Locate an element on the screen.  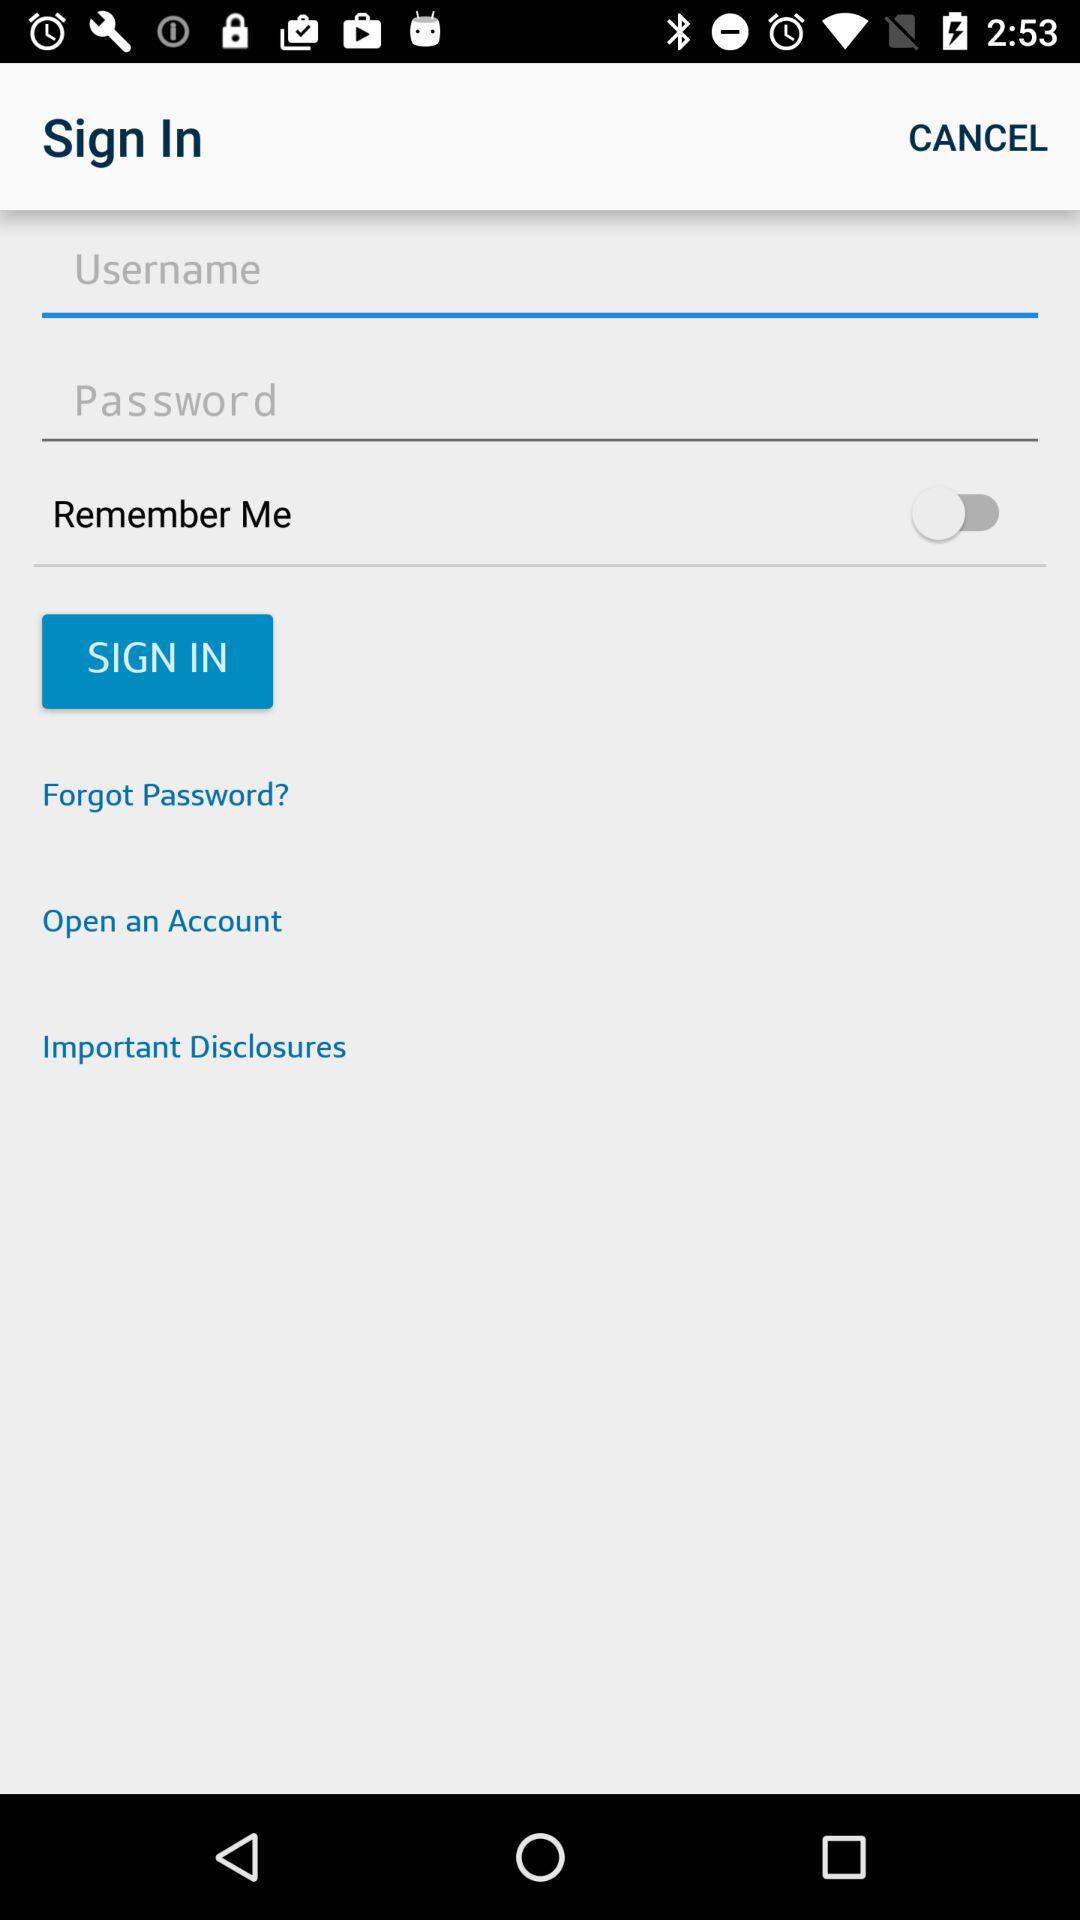
remember me item is located at coordinates (540, 513).